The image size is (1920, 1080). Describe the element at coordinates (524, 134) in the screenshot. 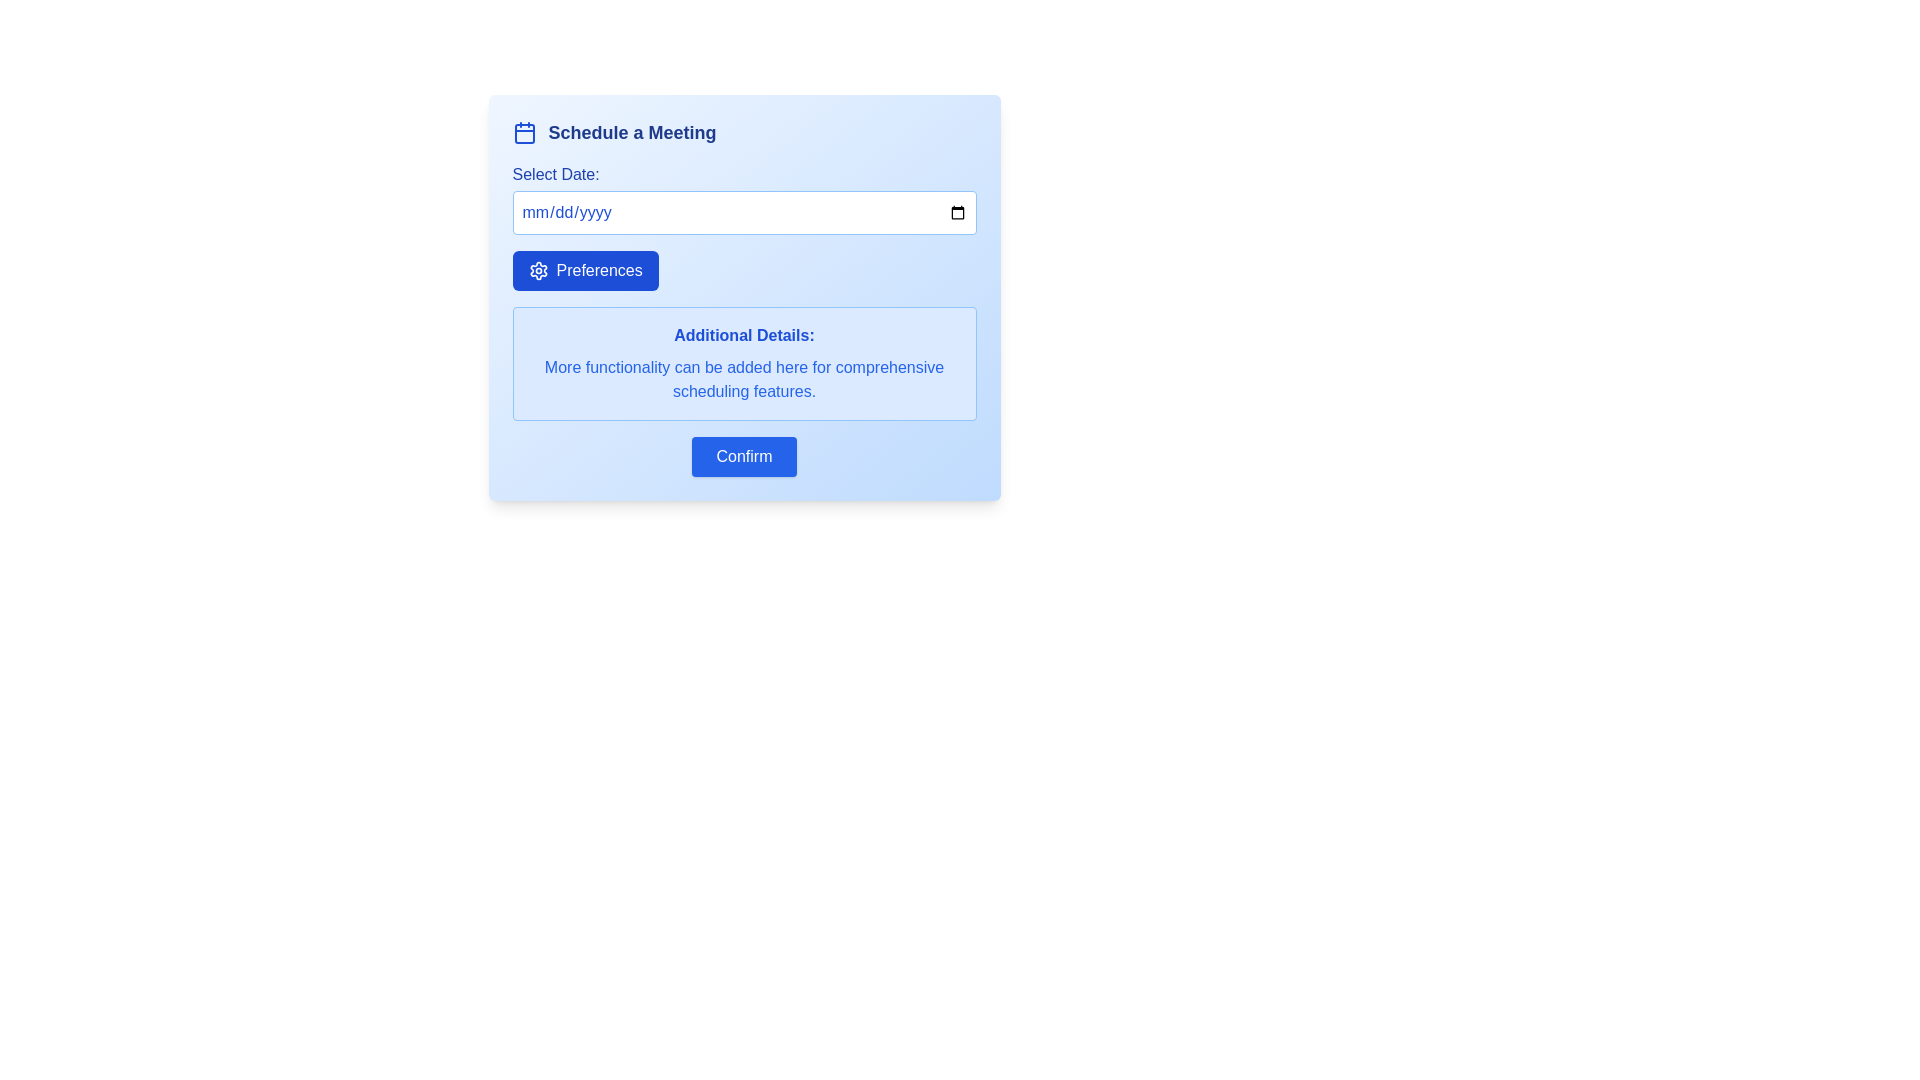

I see `the square-shaped icon with rounded corners that has a light blue fill located` at that location.